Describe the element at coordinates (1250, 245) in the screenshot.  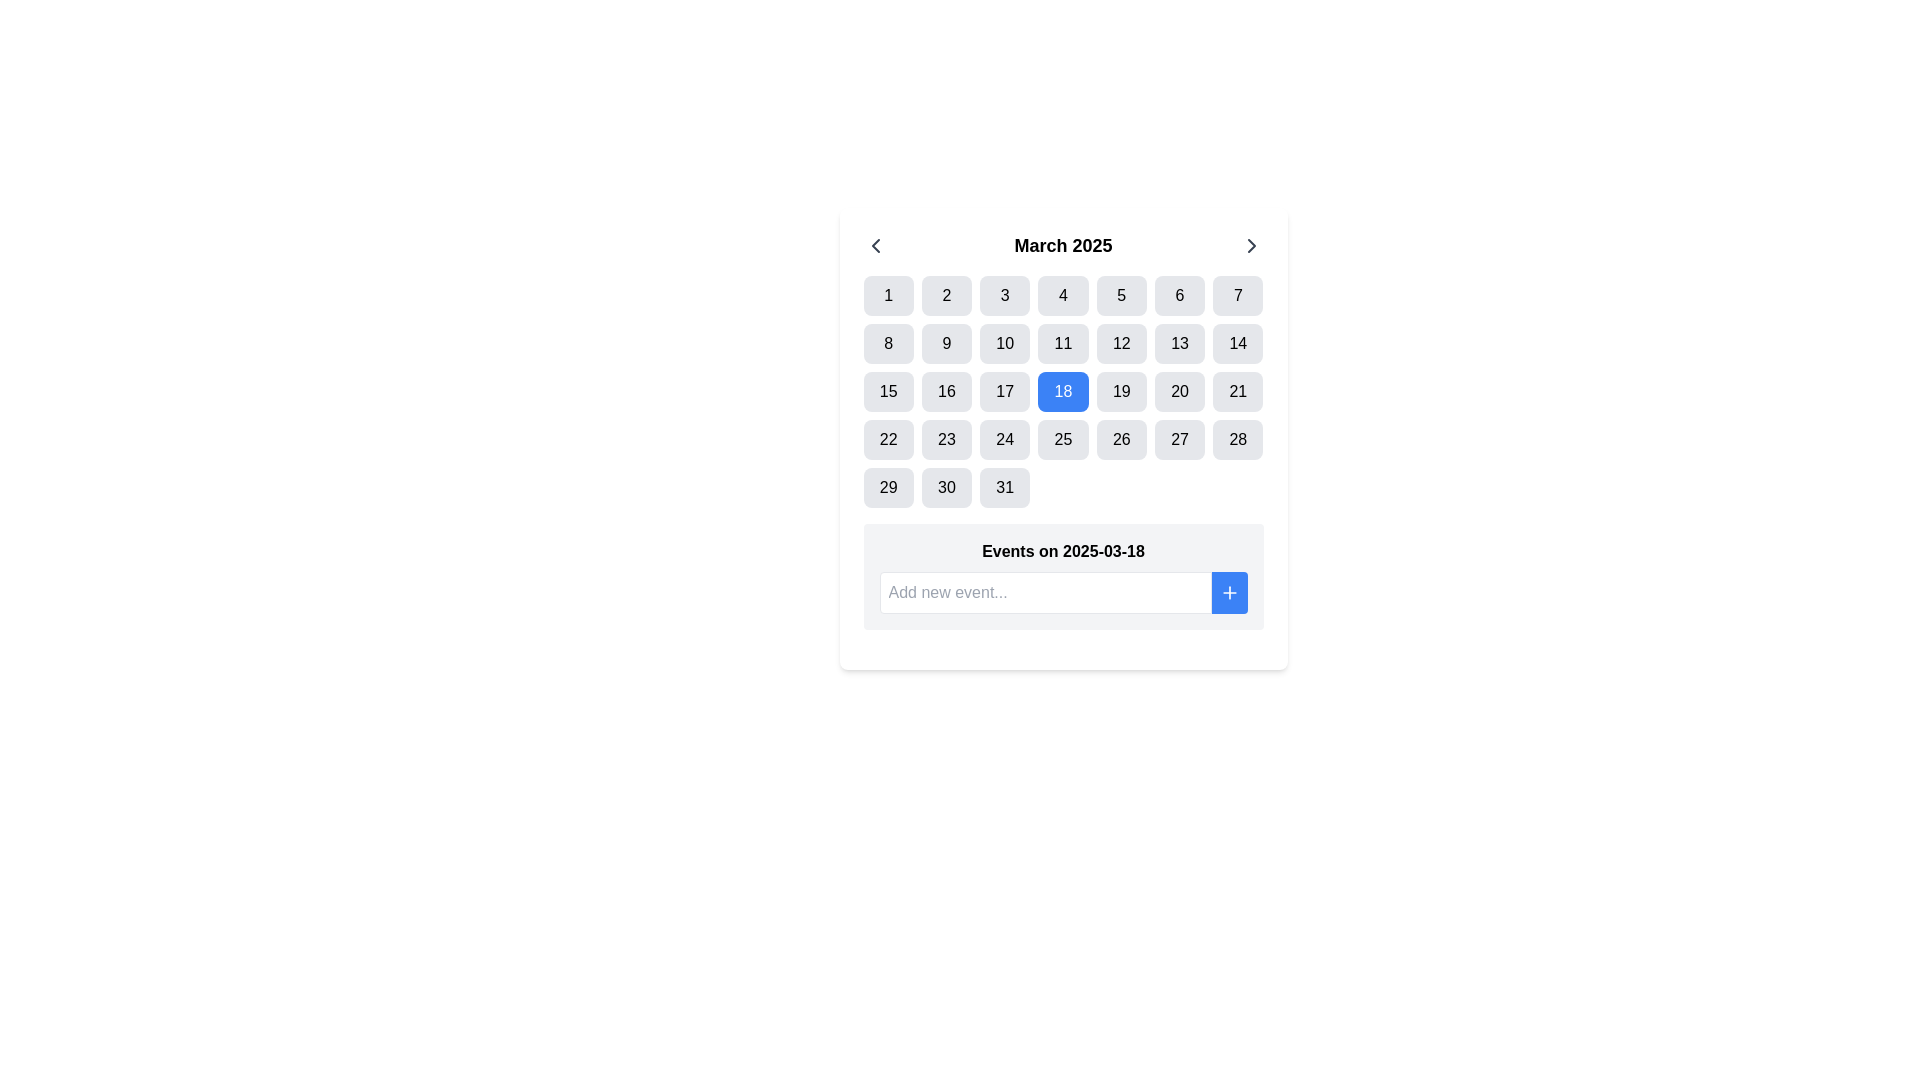
I see `the navigation button (an SVG graphic) located at the top-right corner of the calendar interface's header, positioned to the right of the title 'March 2025'` at that location.